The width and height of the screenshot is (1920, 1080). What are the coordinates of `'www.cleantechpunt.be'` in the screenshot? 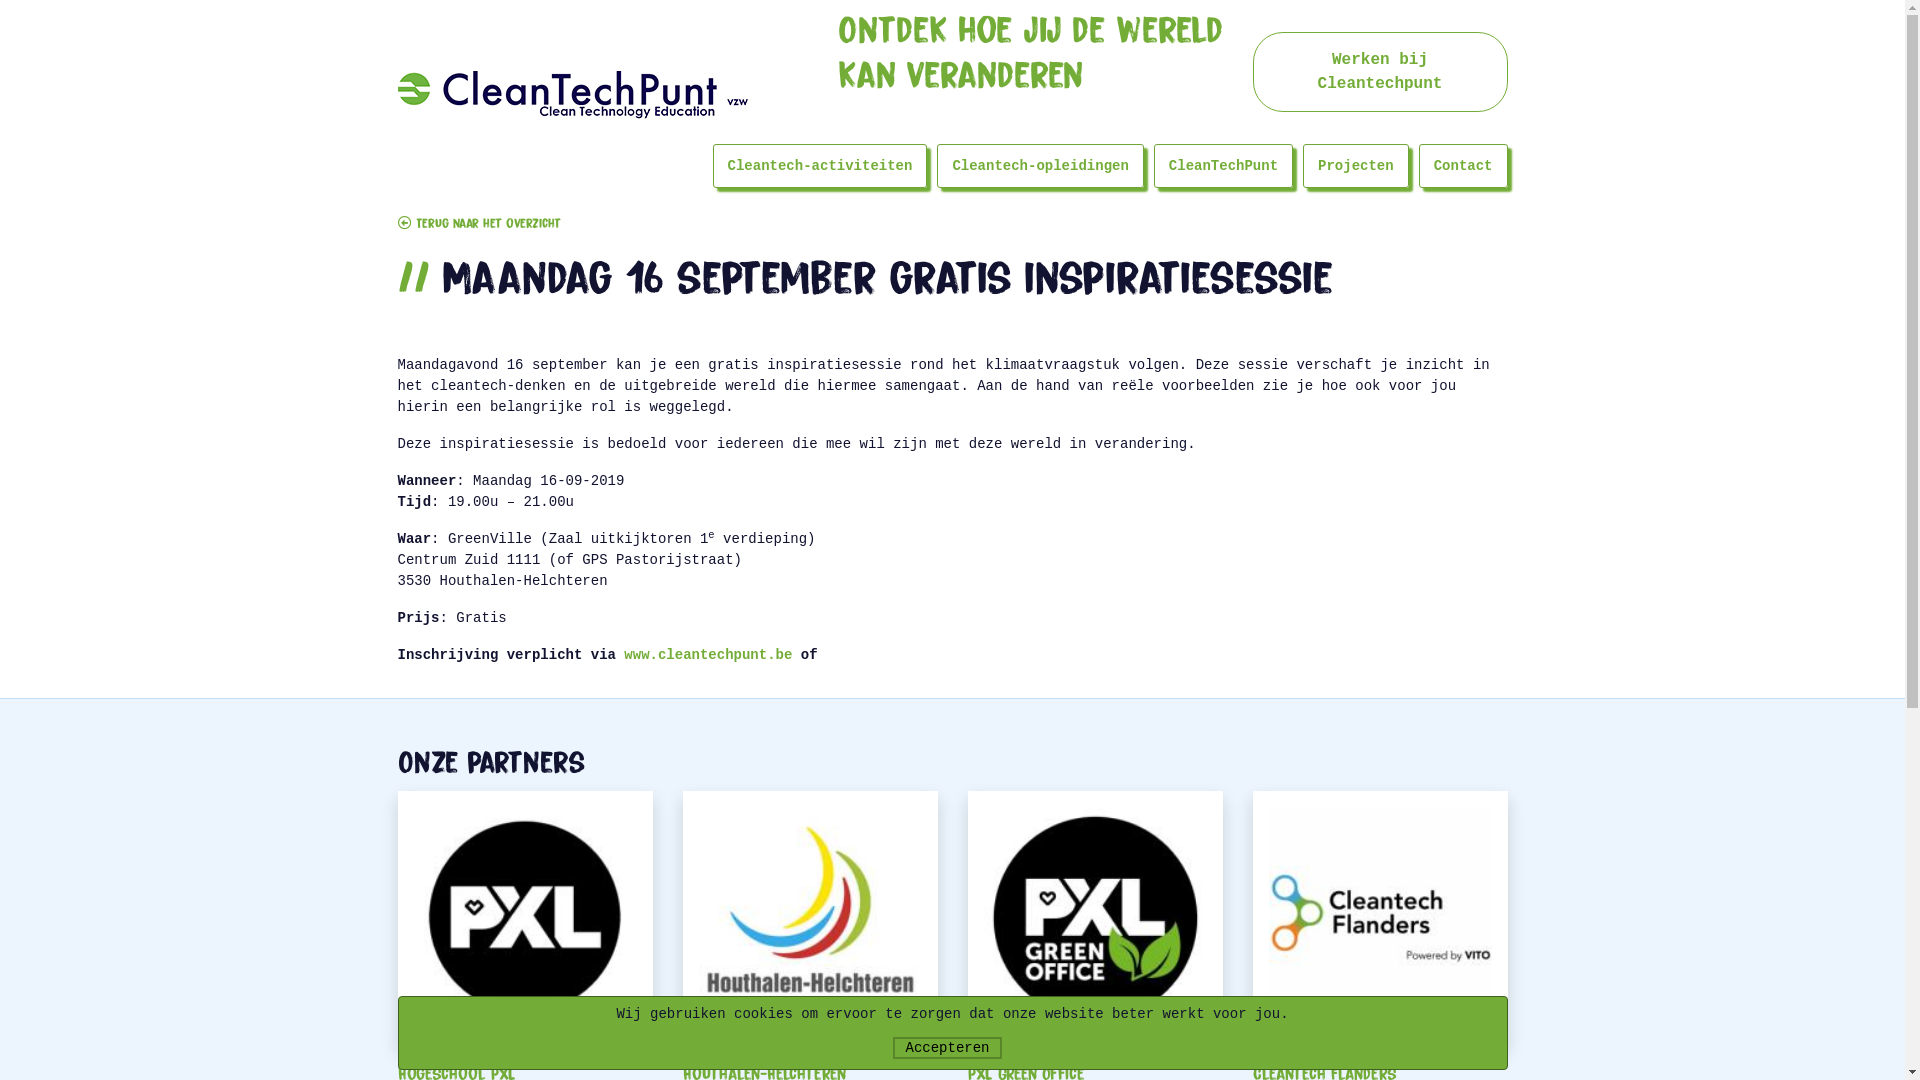 It's located at (708, 655).